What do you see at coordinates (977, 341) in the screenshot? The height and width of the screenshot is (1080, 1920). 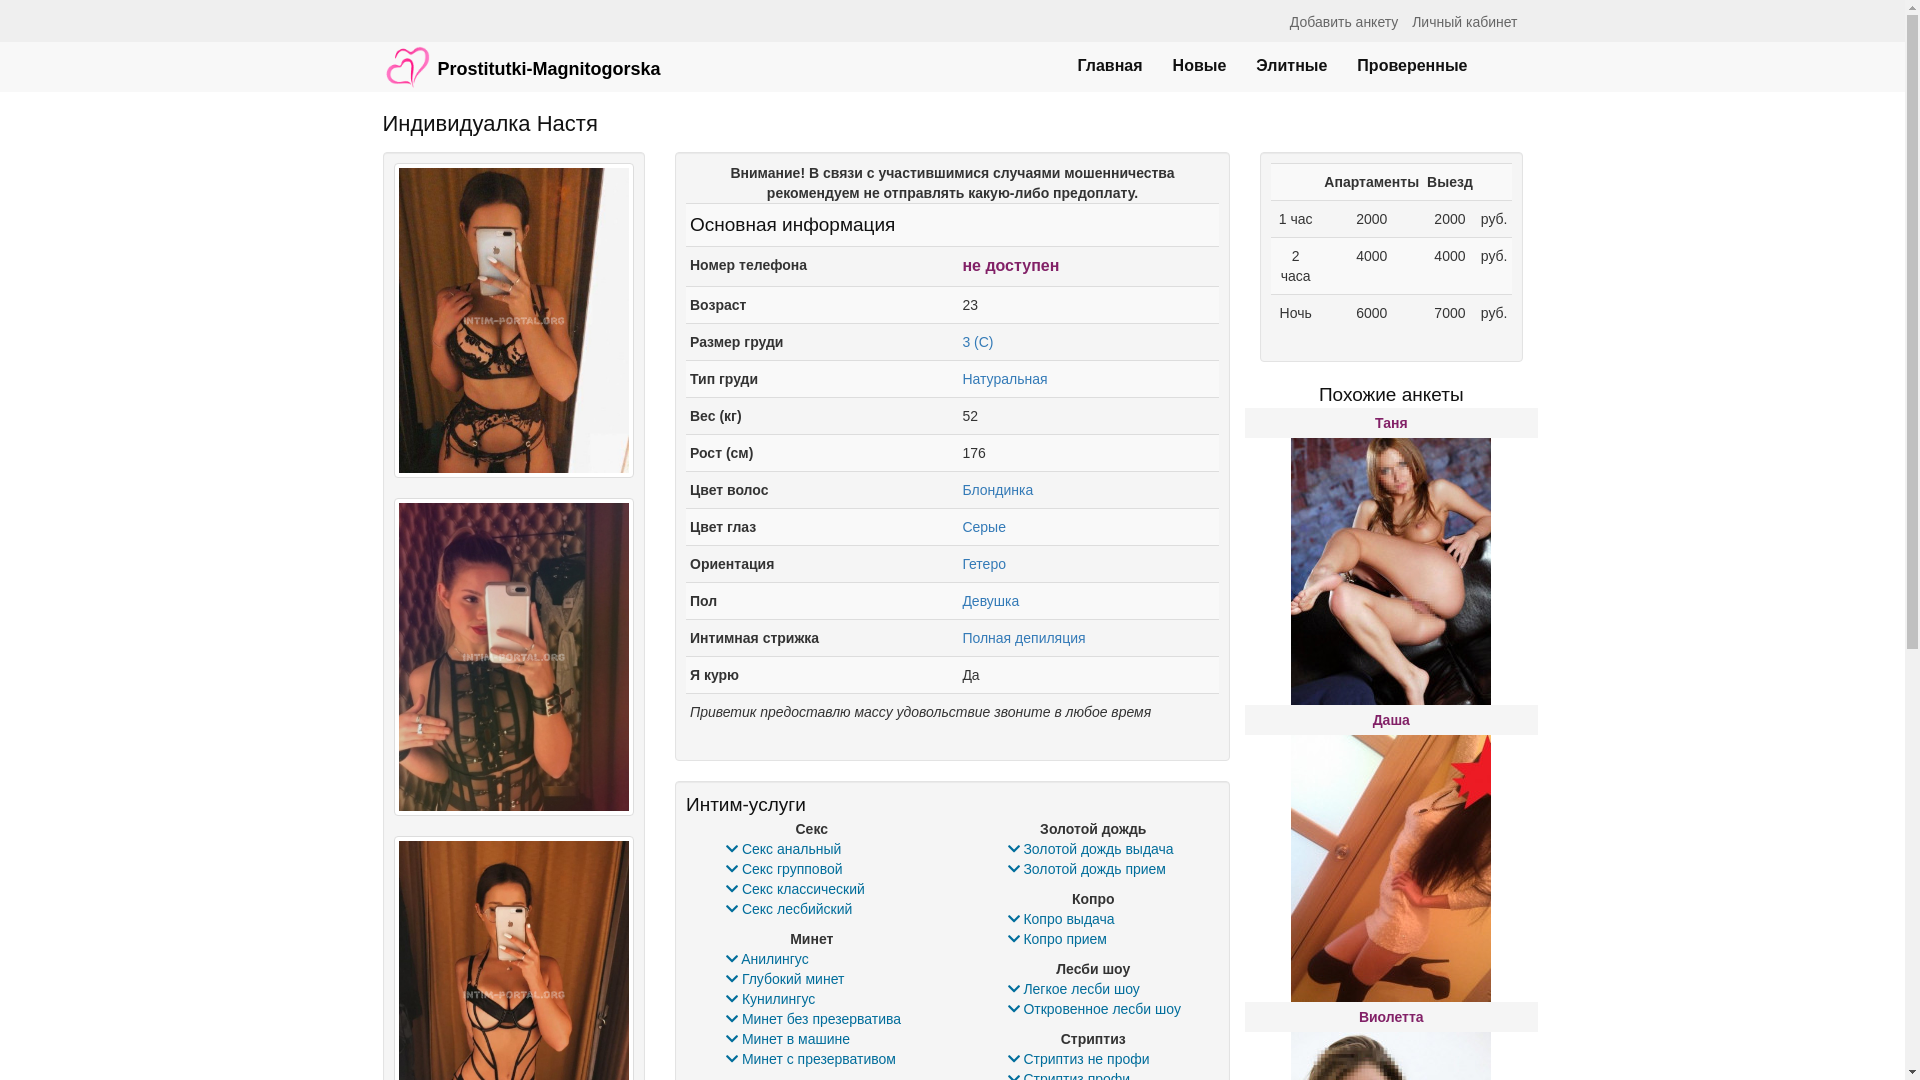 I see `'3 (C)'` at bounding box center [977, 341].